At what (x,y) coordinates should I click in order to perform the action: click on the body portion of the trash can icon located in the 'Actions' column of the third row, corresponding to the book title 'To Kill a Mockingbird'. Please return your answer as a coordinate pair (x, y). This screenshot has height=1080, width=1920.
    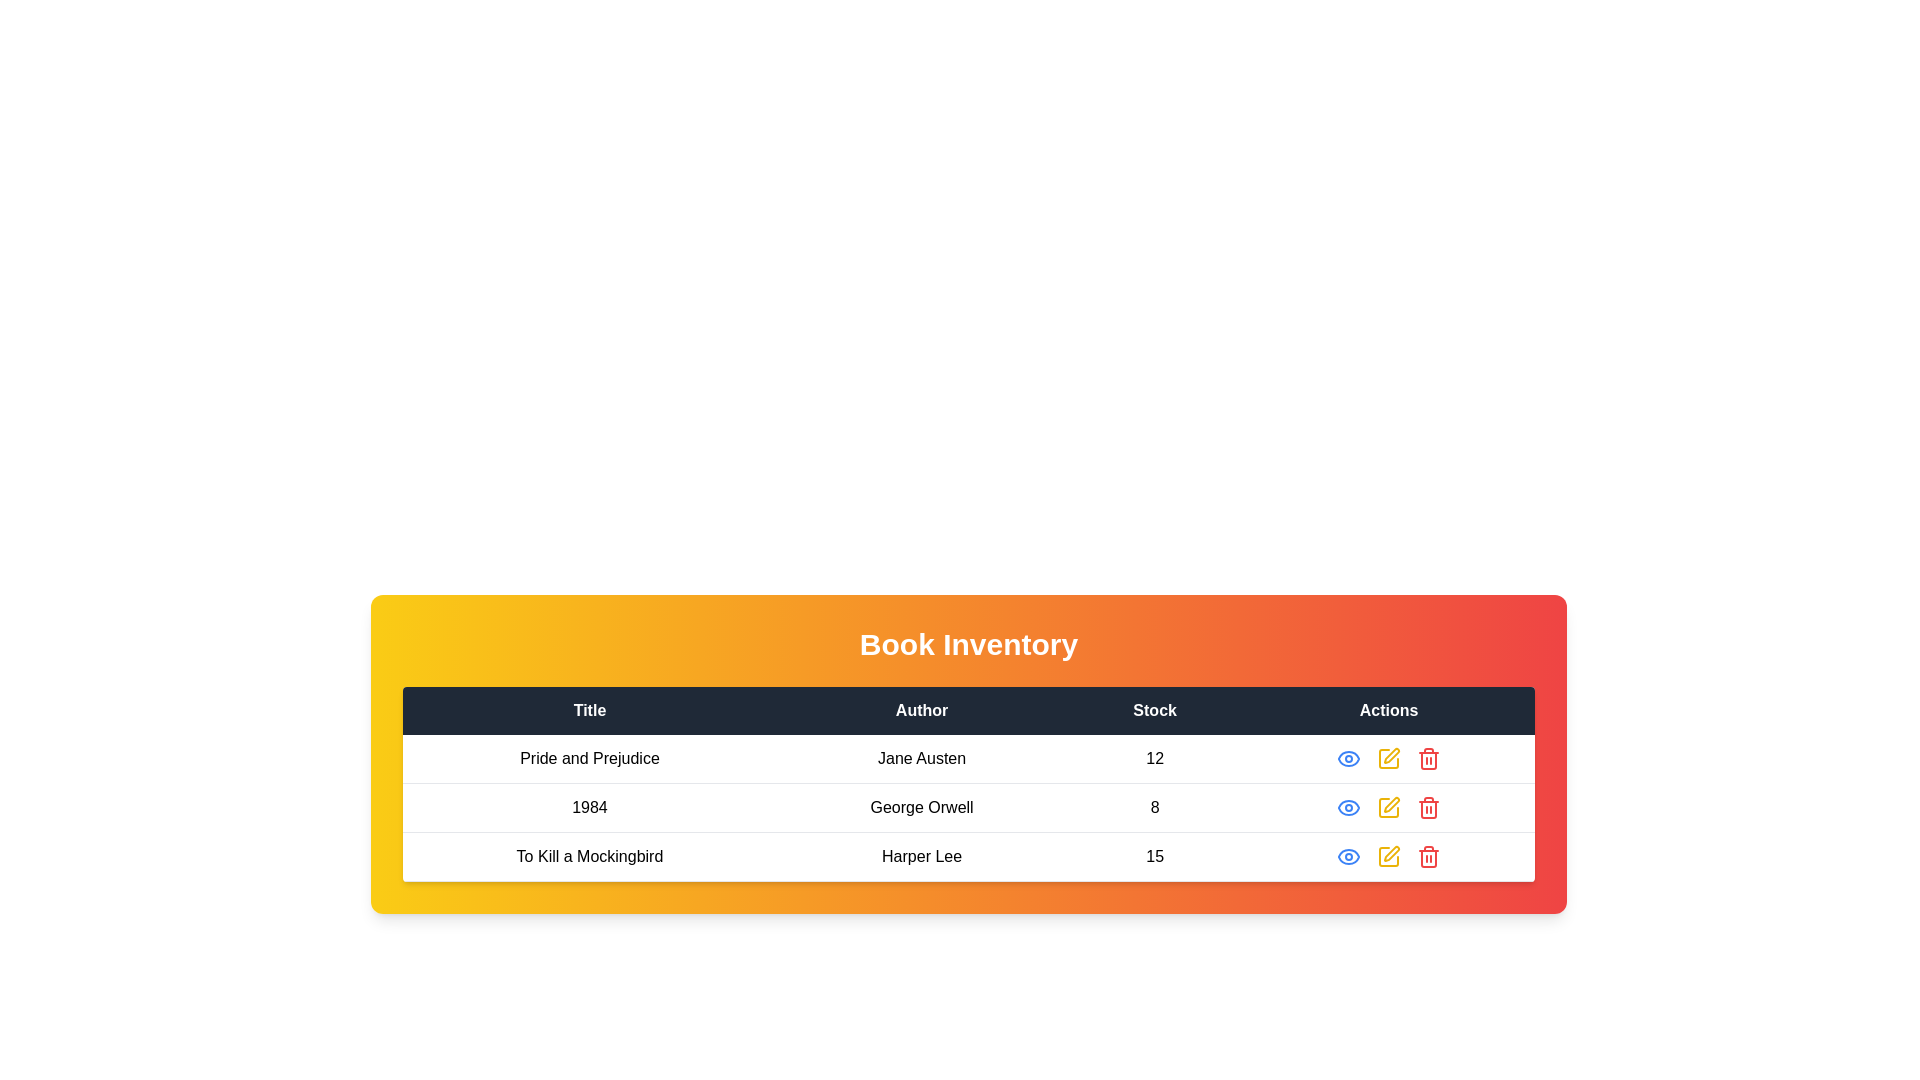
    Looking at the image, I should click on (1428, 858).